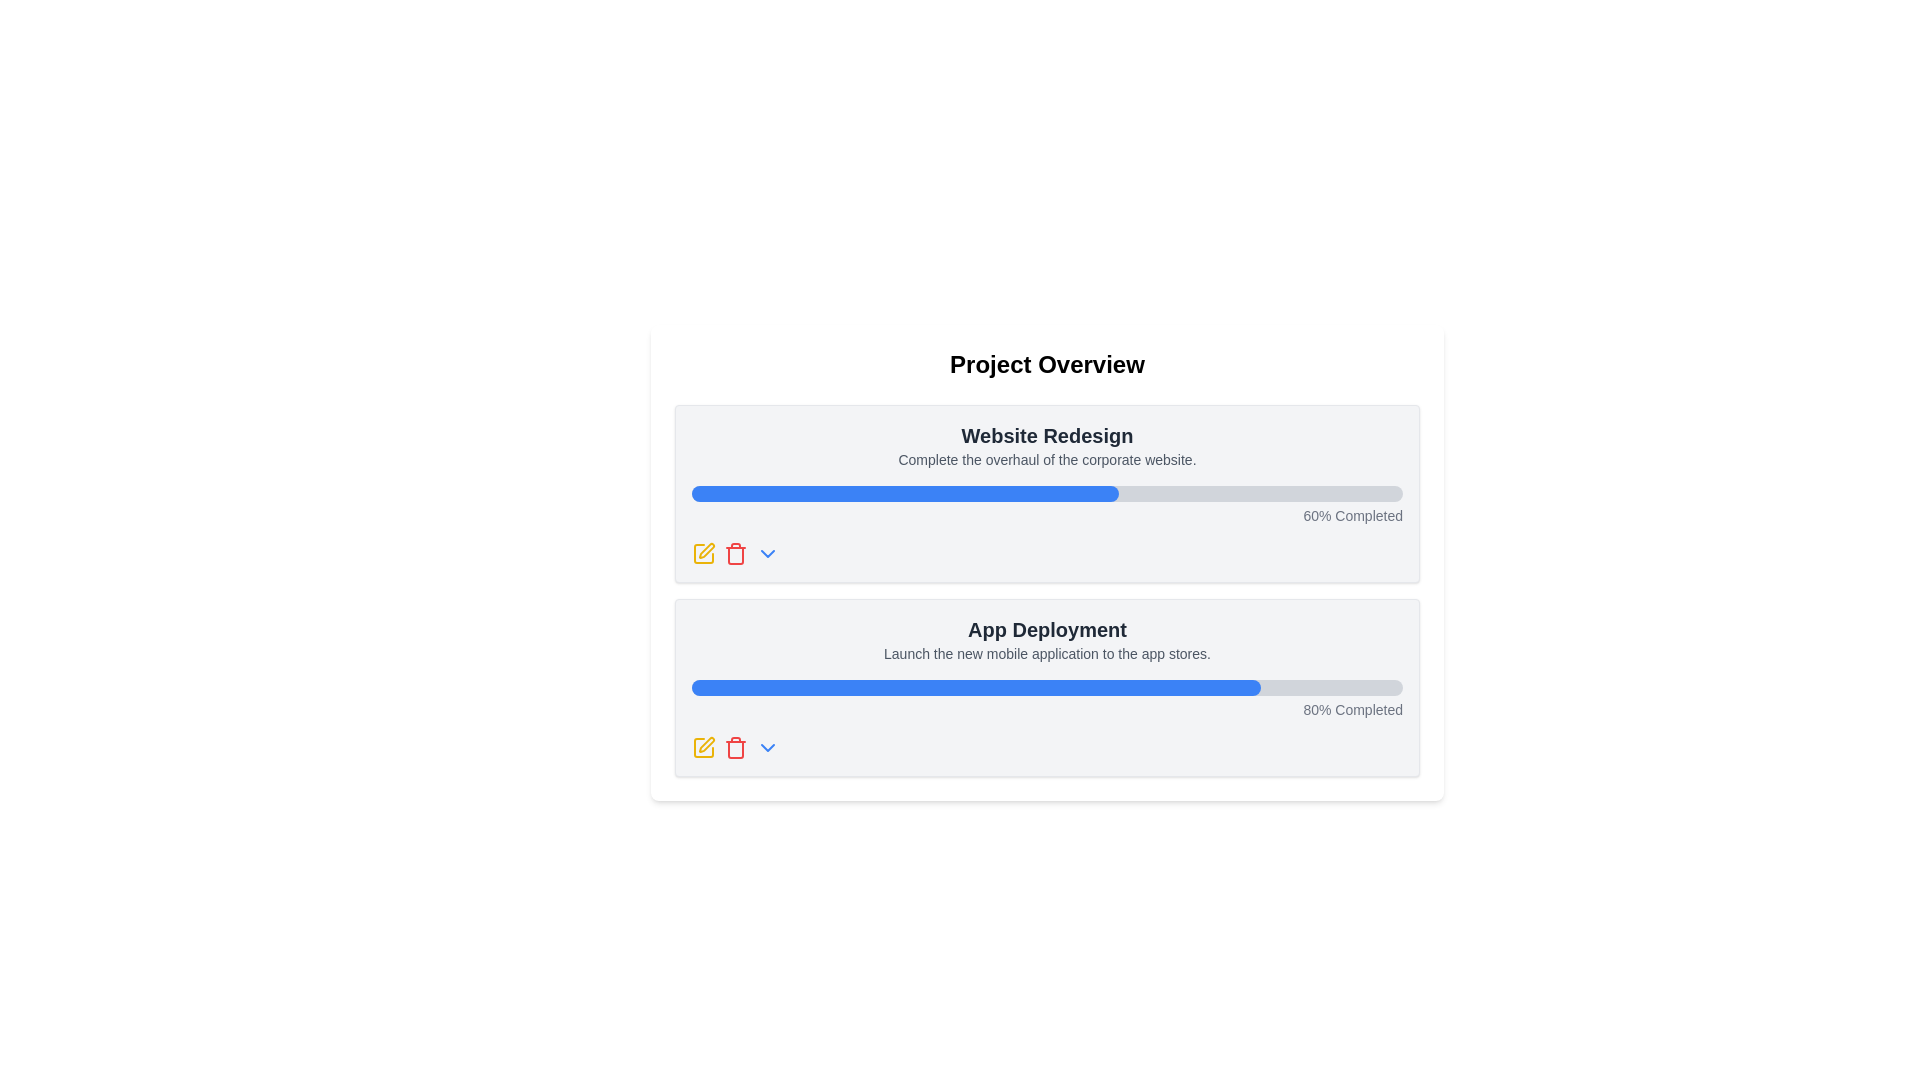  Describe the element at coordinates (1046, 459) in the screenshot. I see `the static text element that reads 'Complete the overhaul of the corporate website.' which is located below the header 'Website Redesign'` at that location.